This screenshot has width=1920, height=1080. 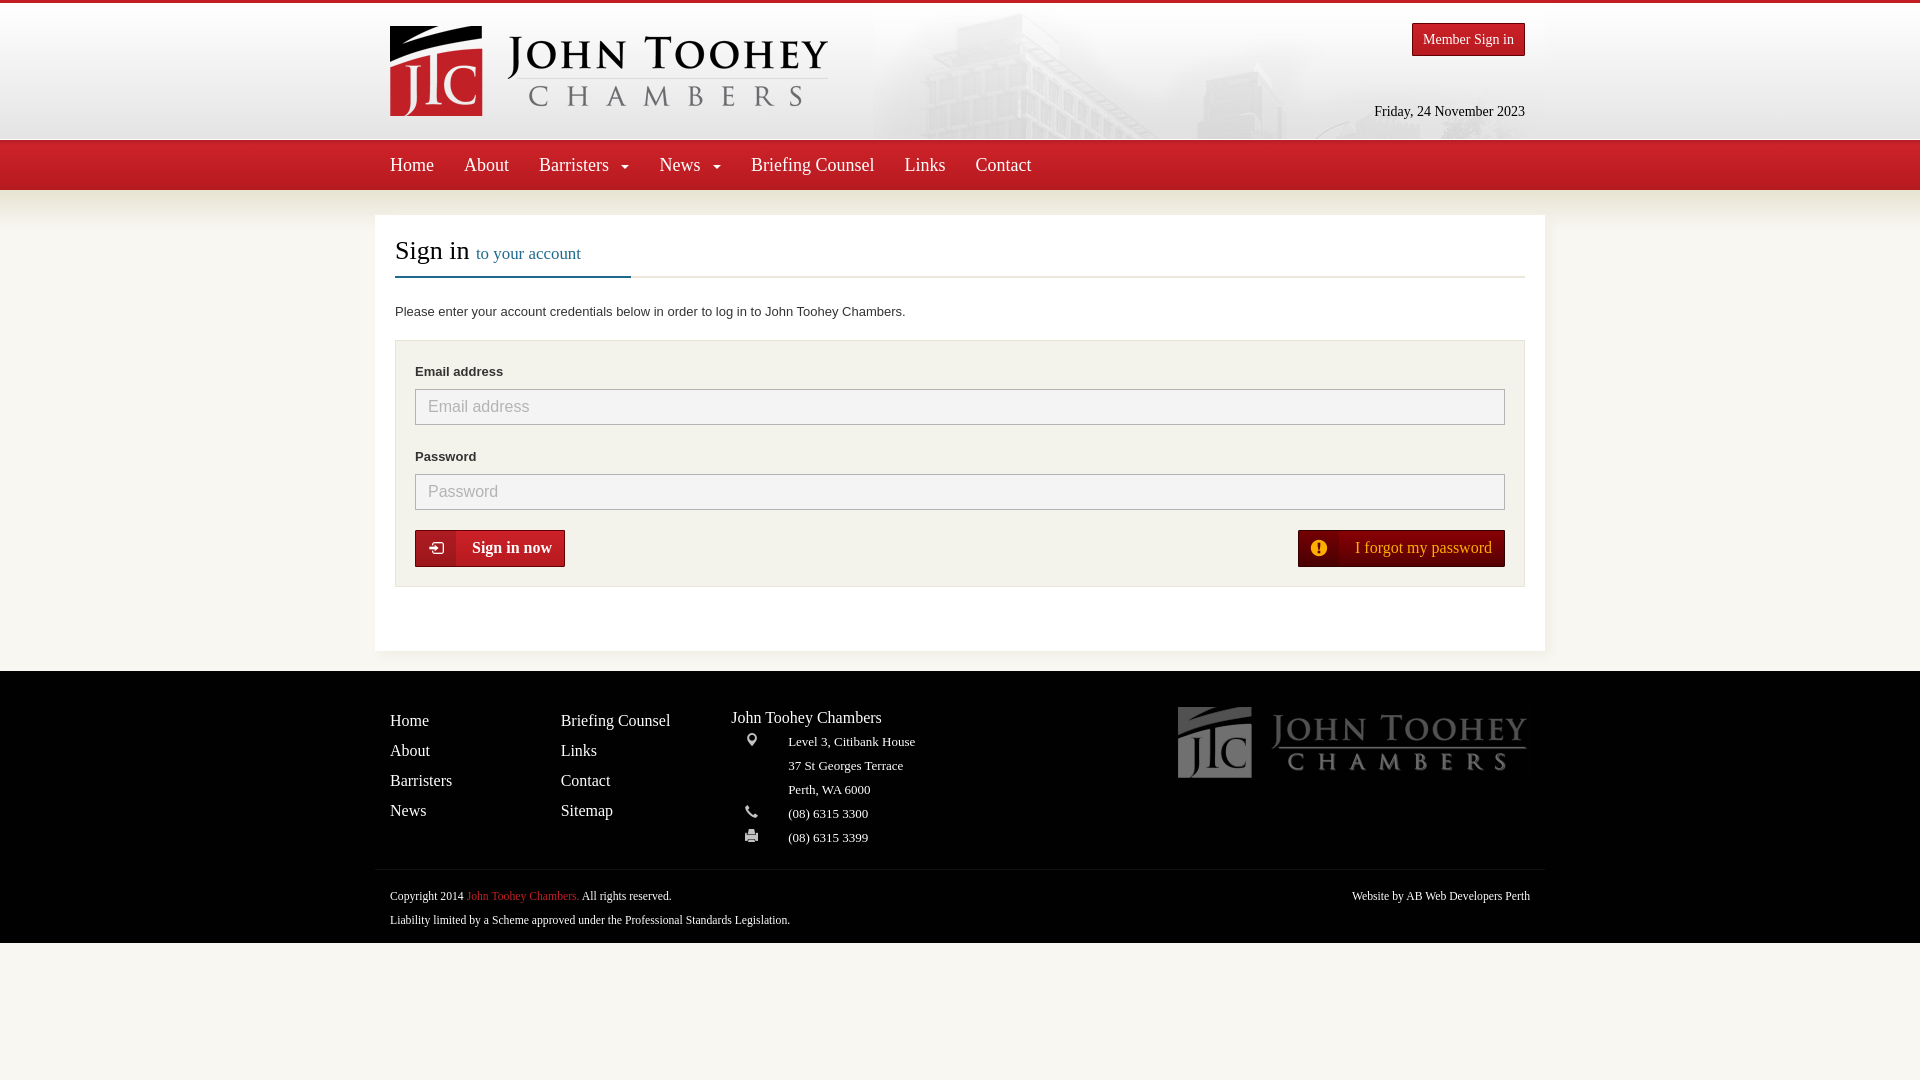 What do you see at coordinates (374, 164) in the screenshot?
I see `'Home'` at bounding box center [374, 164].